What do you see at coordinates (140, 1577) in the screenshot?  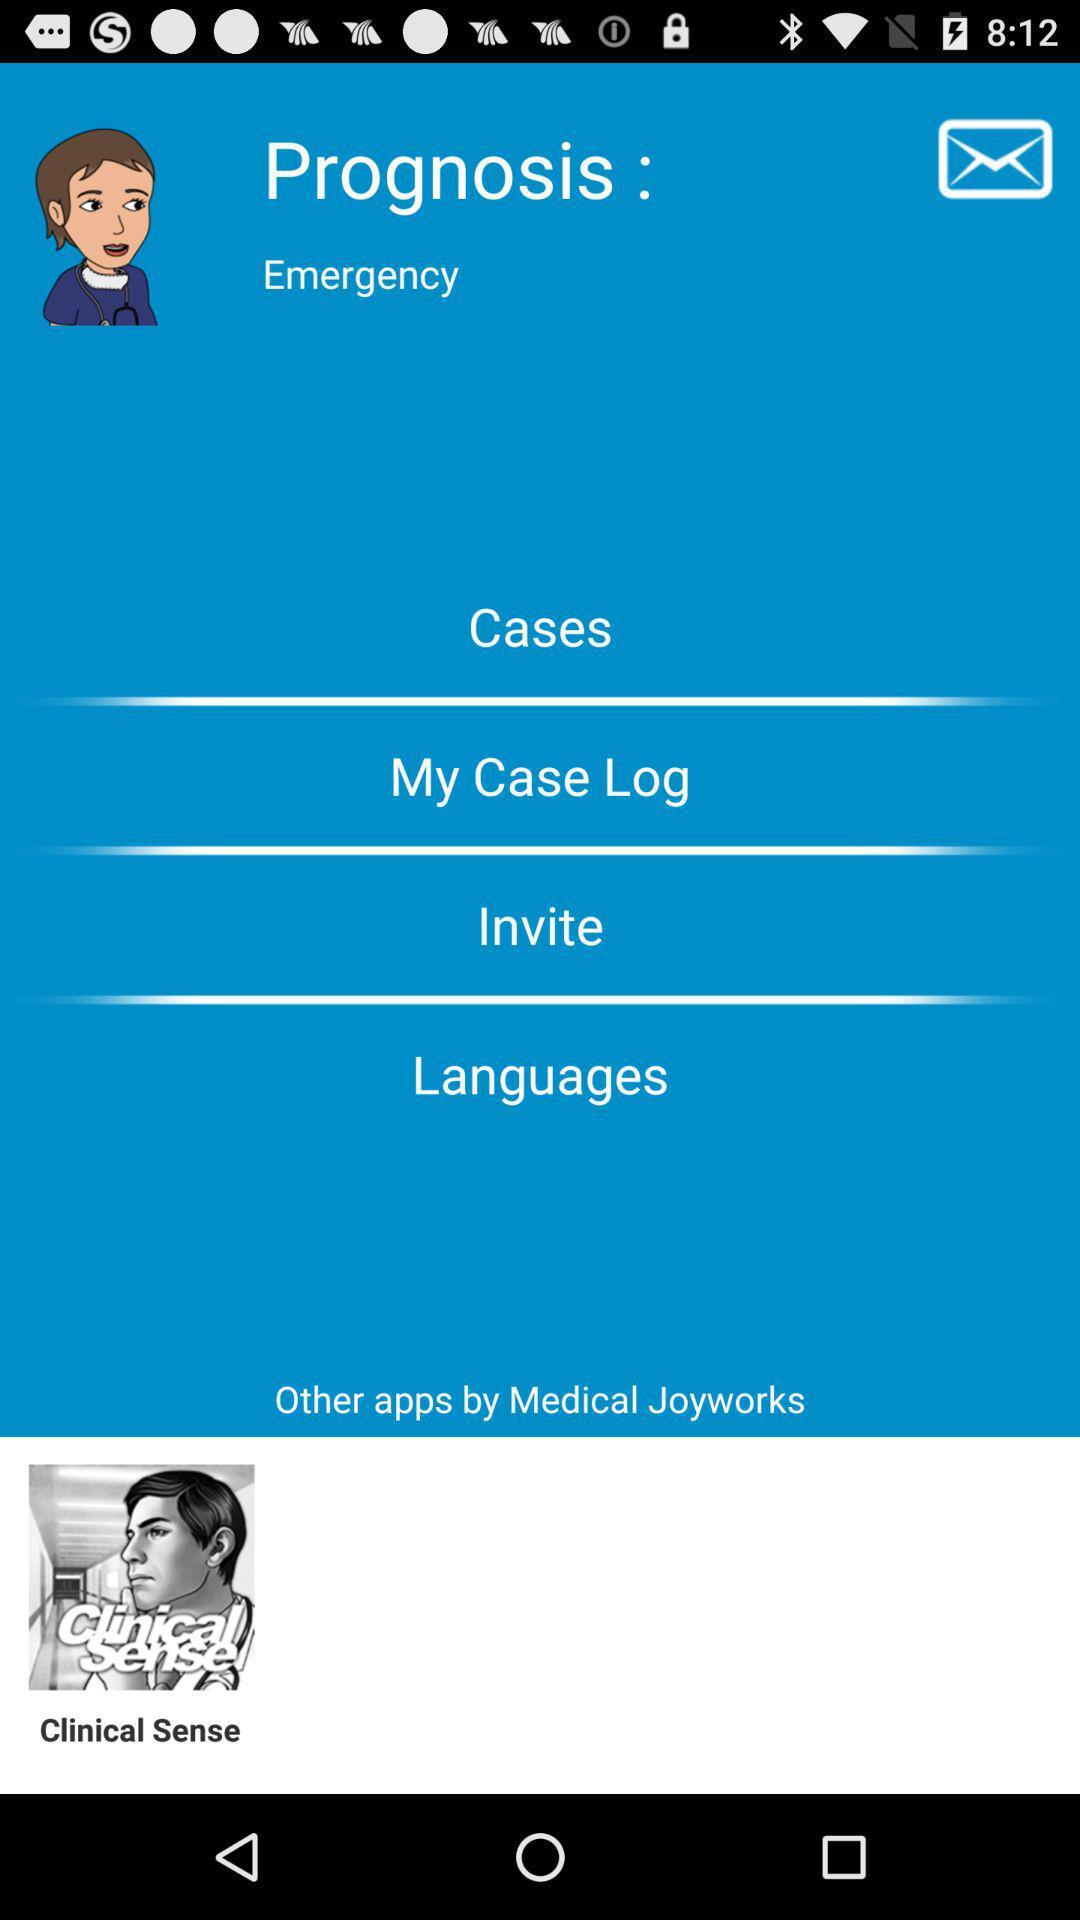 I see `new app information` at bounding box center [140, 1577].